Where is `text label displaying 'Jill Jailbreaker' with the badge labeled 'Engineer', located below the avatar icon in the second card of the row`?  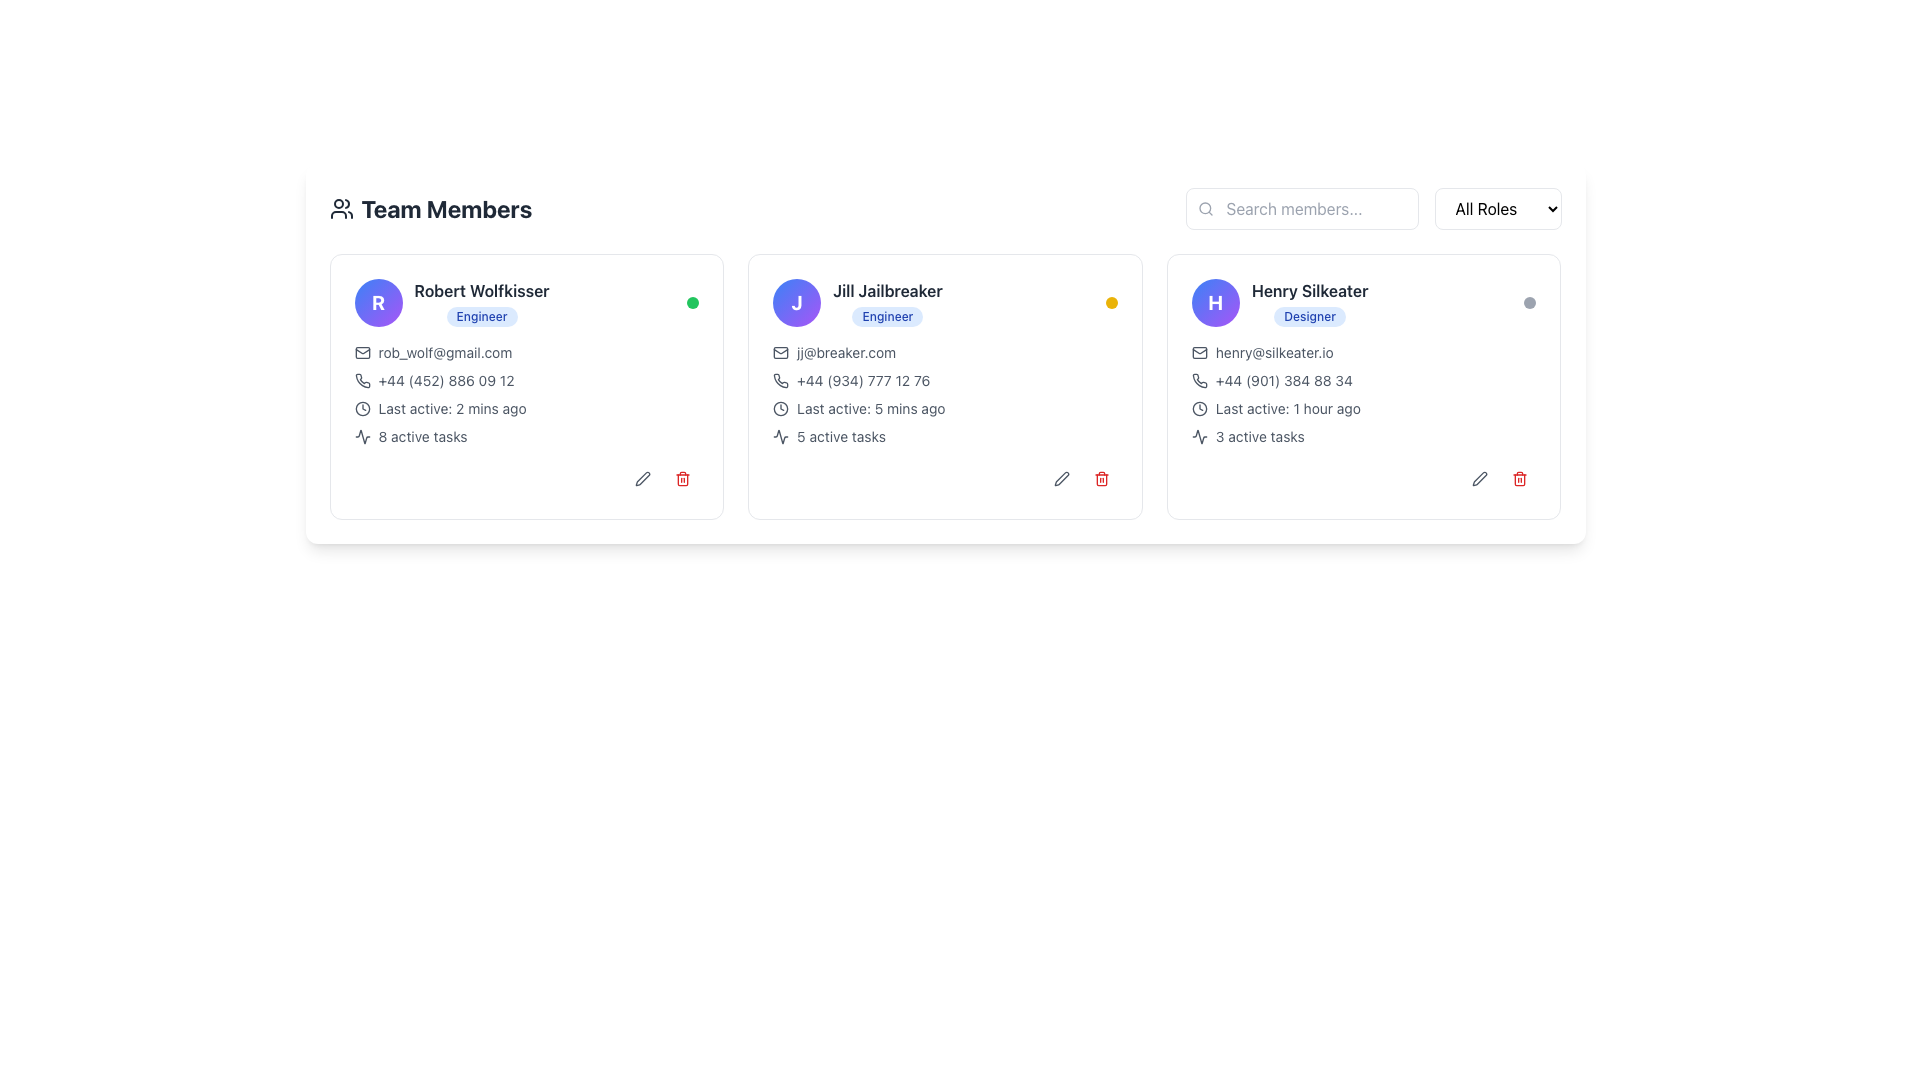
text label displaying 'Jill Jailbreaker' with the badge labeled 'Engineer', located below the avatar icon in the second card of the row is located at coordinates (857, 303).